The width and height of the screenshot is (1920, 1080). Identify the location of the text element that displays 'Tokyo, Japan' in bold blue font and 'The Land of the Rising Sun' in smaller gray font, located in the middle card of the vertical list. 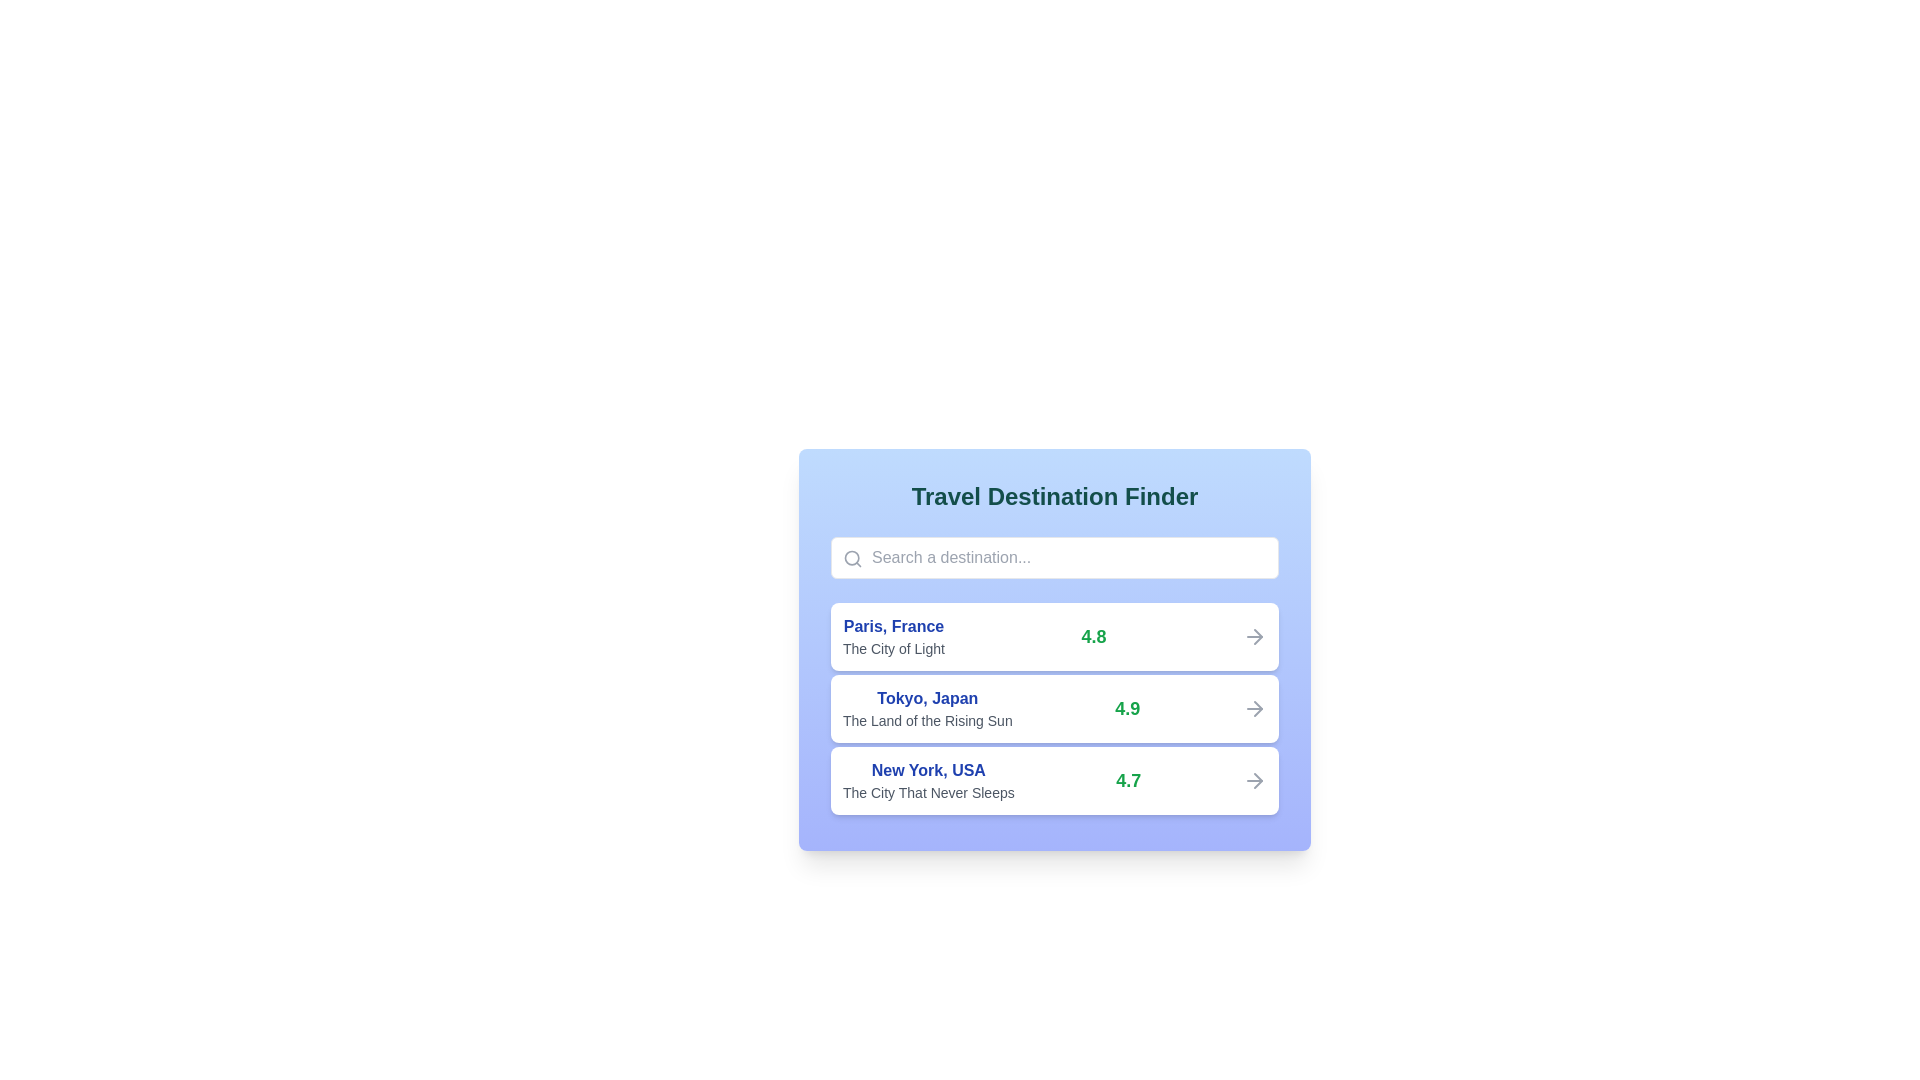
(926, 708).